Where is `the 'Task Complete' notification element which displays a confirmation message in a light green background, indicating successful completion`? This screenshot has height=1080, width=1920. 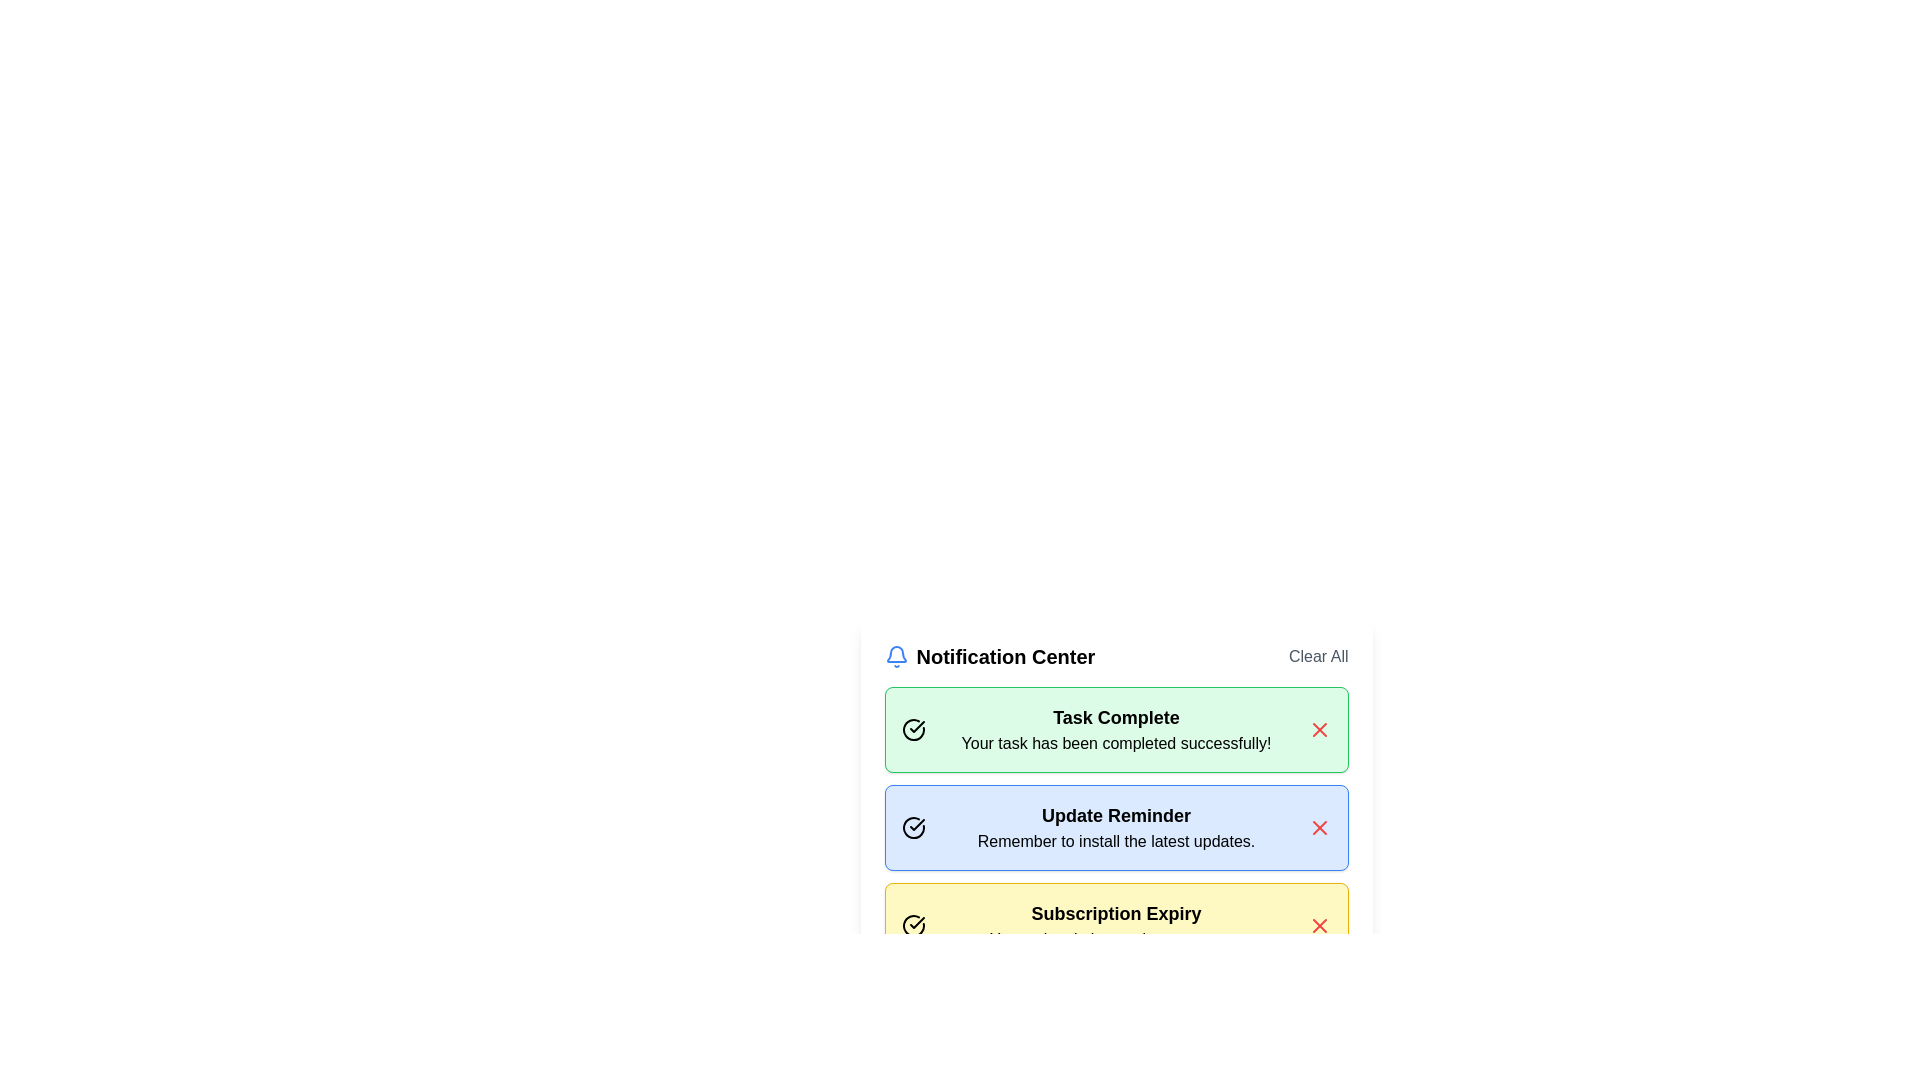
the 'Task Complete' notification element which displays a confirmation message in a light green background, indicating successful completion is located at coordinates (1115, 729).